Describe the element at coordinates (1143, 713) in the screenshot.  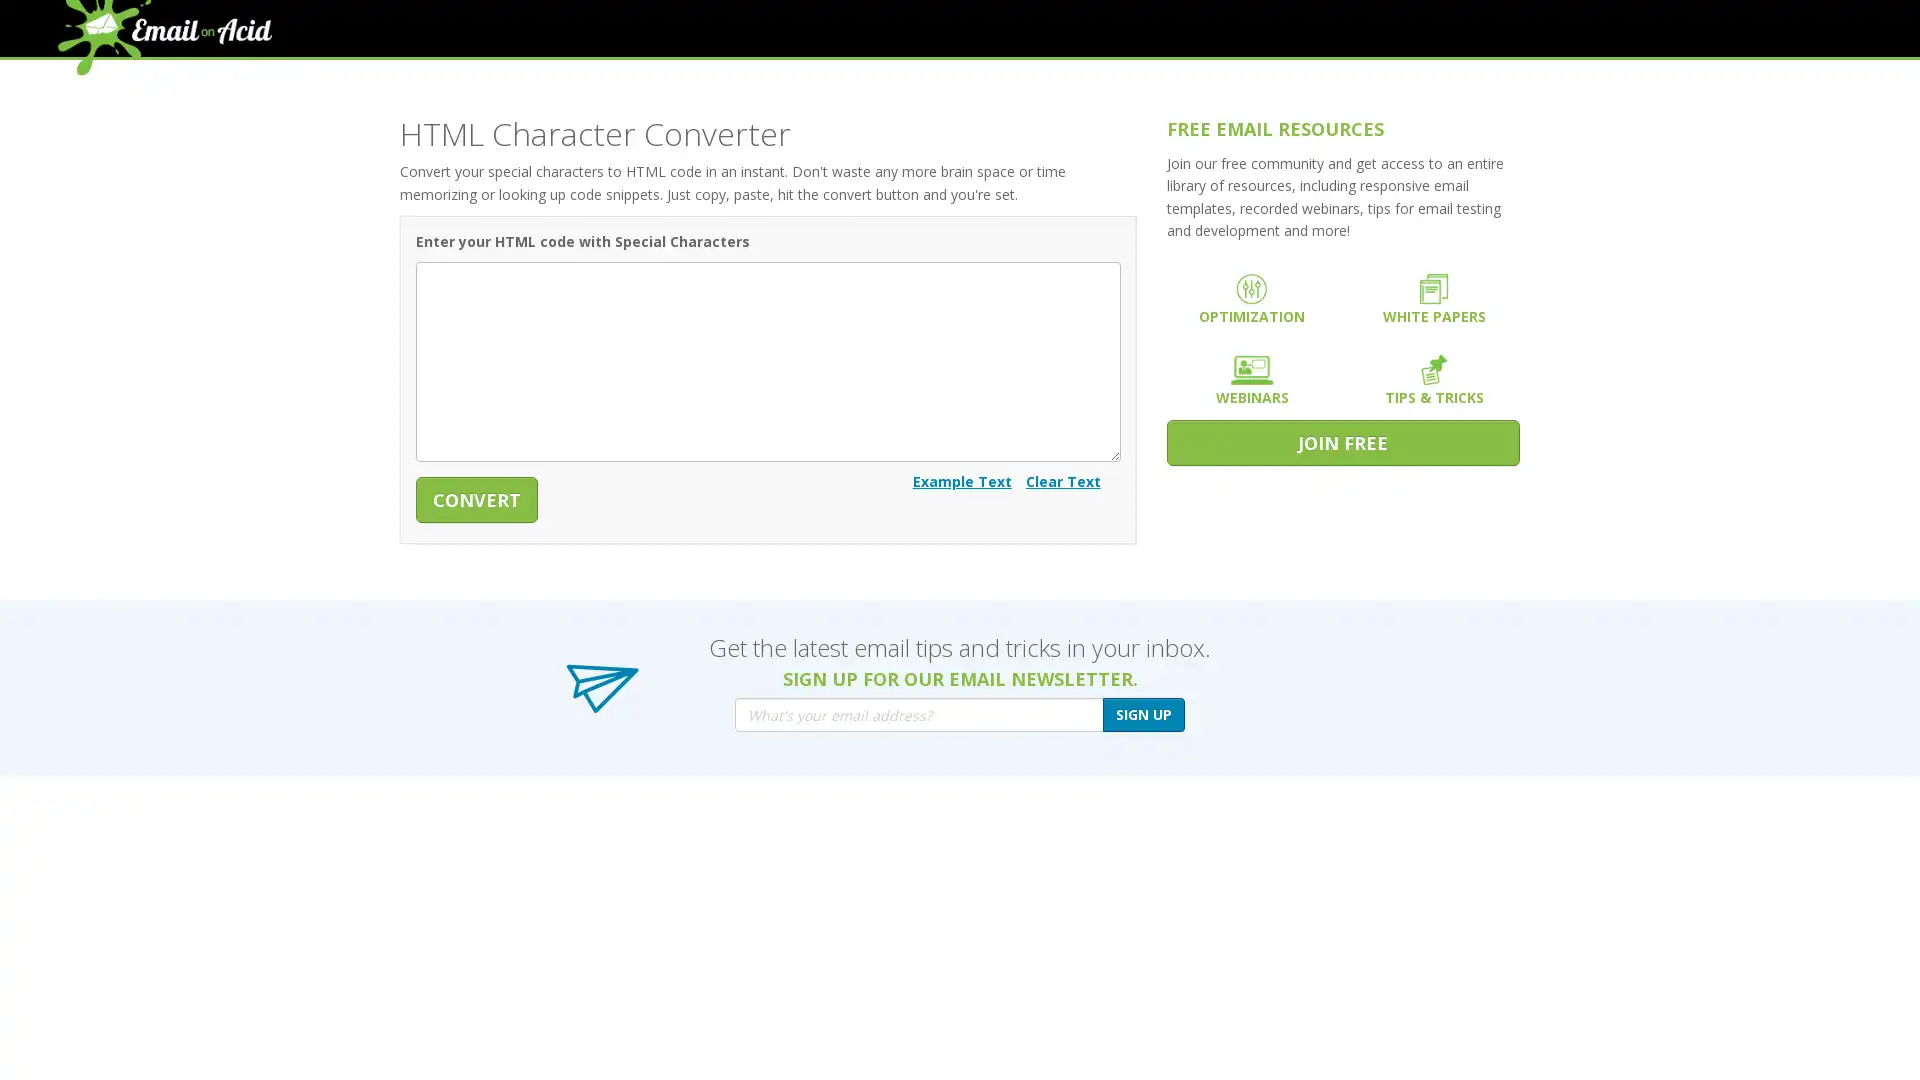
I see `SIGN UP` at that location.